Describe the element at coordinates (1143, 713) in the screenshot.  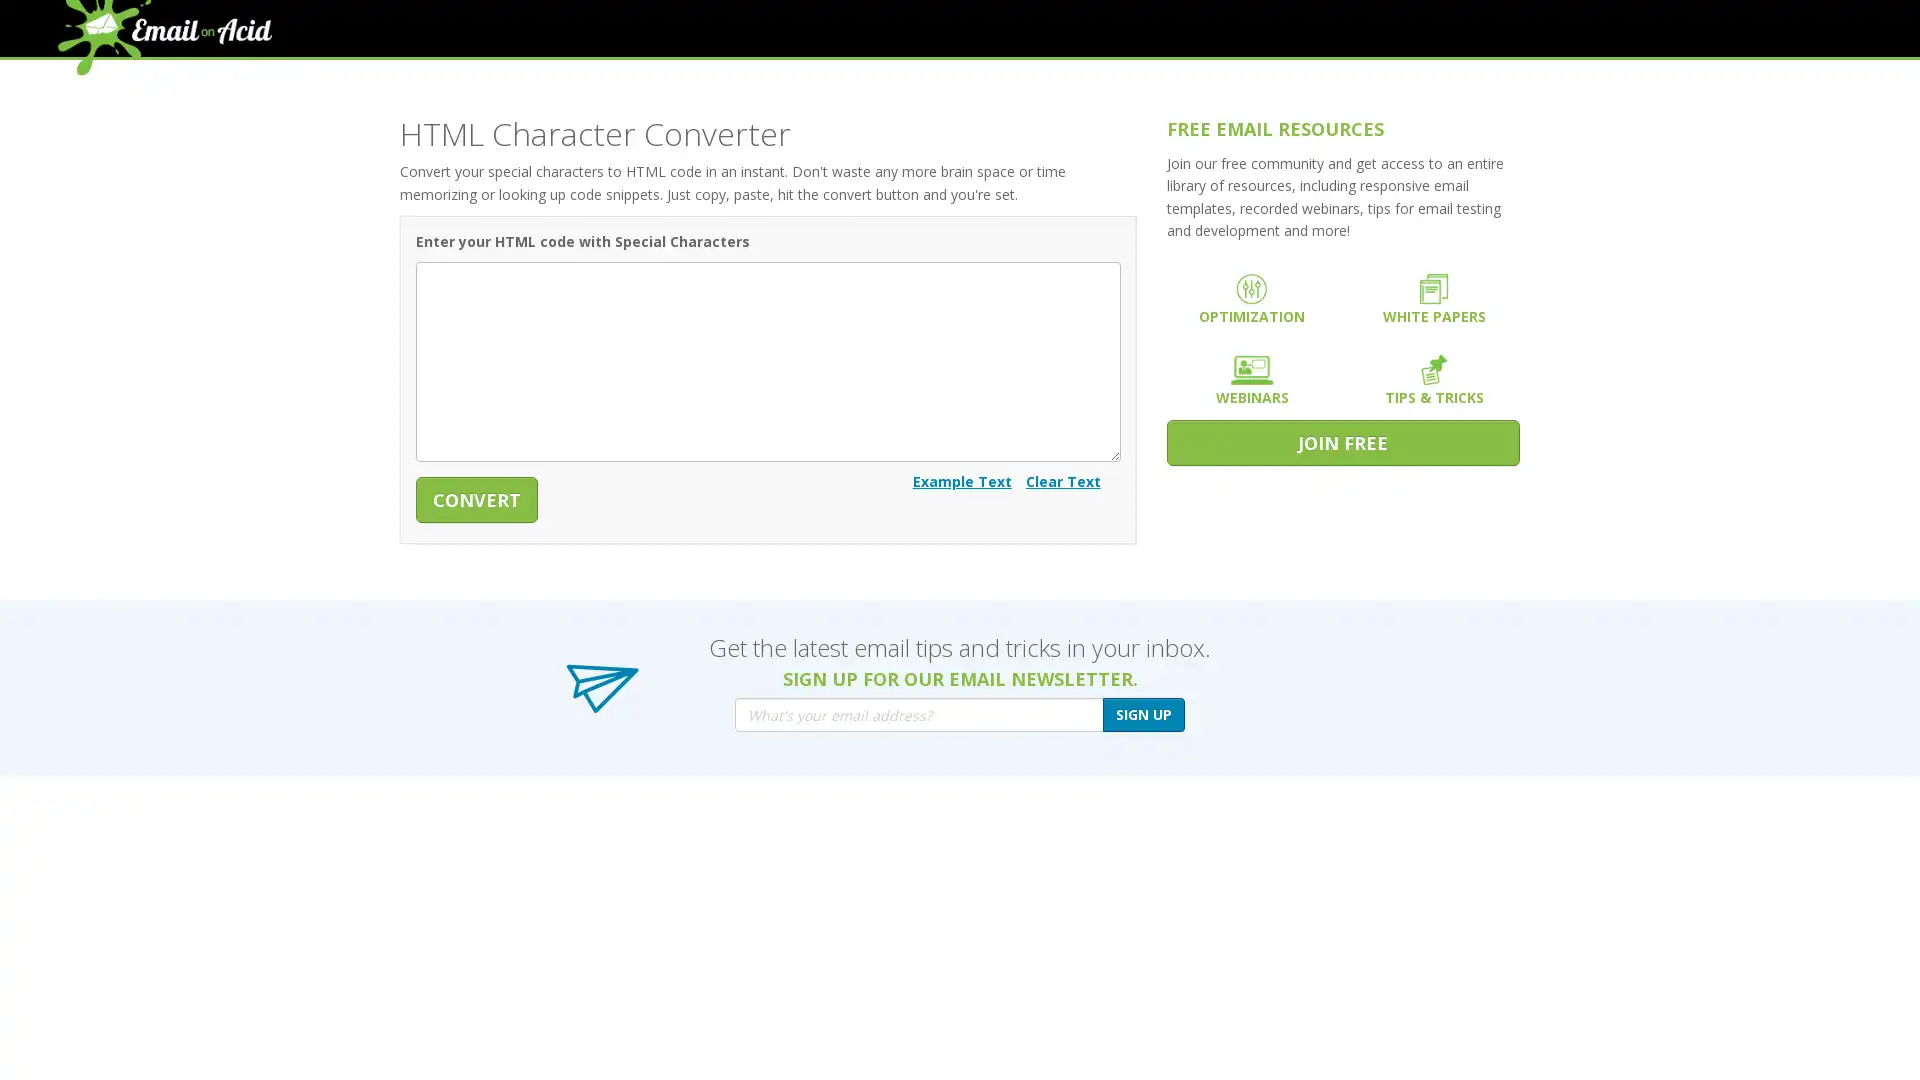
I see `SIGN UP` at that location.